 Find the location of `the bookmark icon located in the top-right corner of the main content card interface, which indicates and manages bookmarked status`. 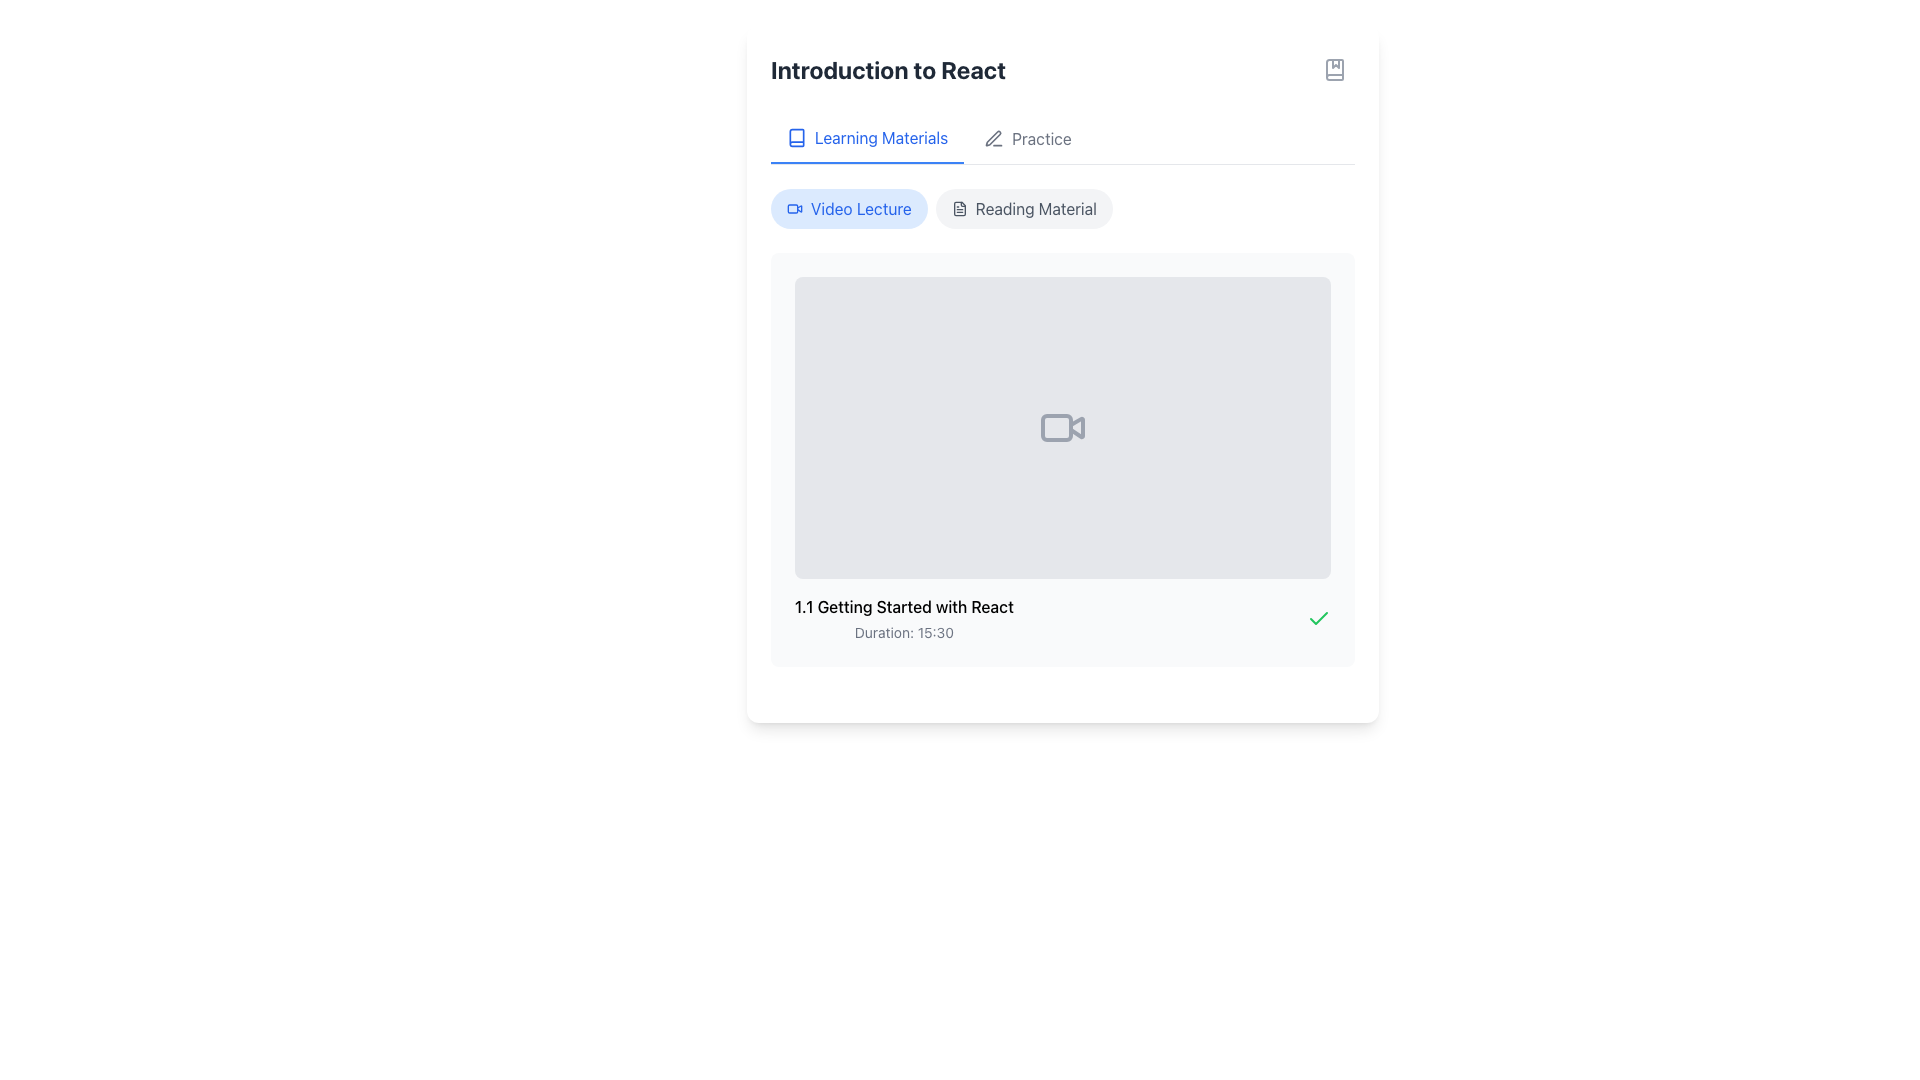

the bookmark icon located in the top-right corner of the main content card interface, which indicates and manages bookmarked status is located at coordinates (1334, 68).